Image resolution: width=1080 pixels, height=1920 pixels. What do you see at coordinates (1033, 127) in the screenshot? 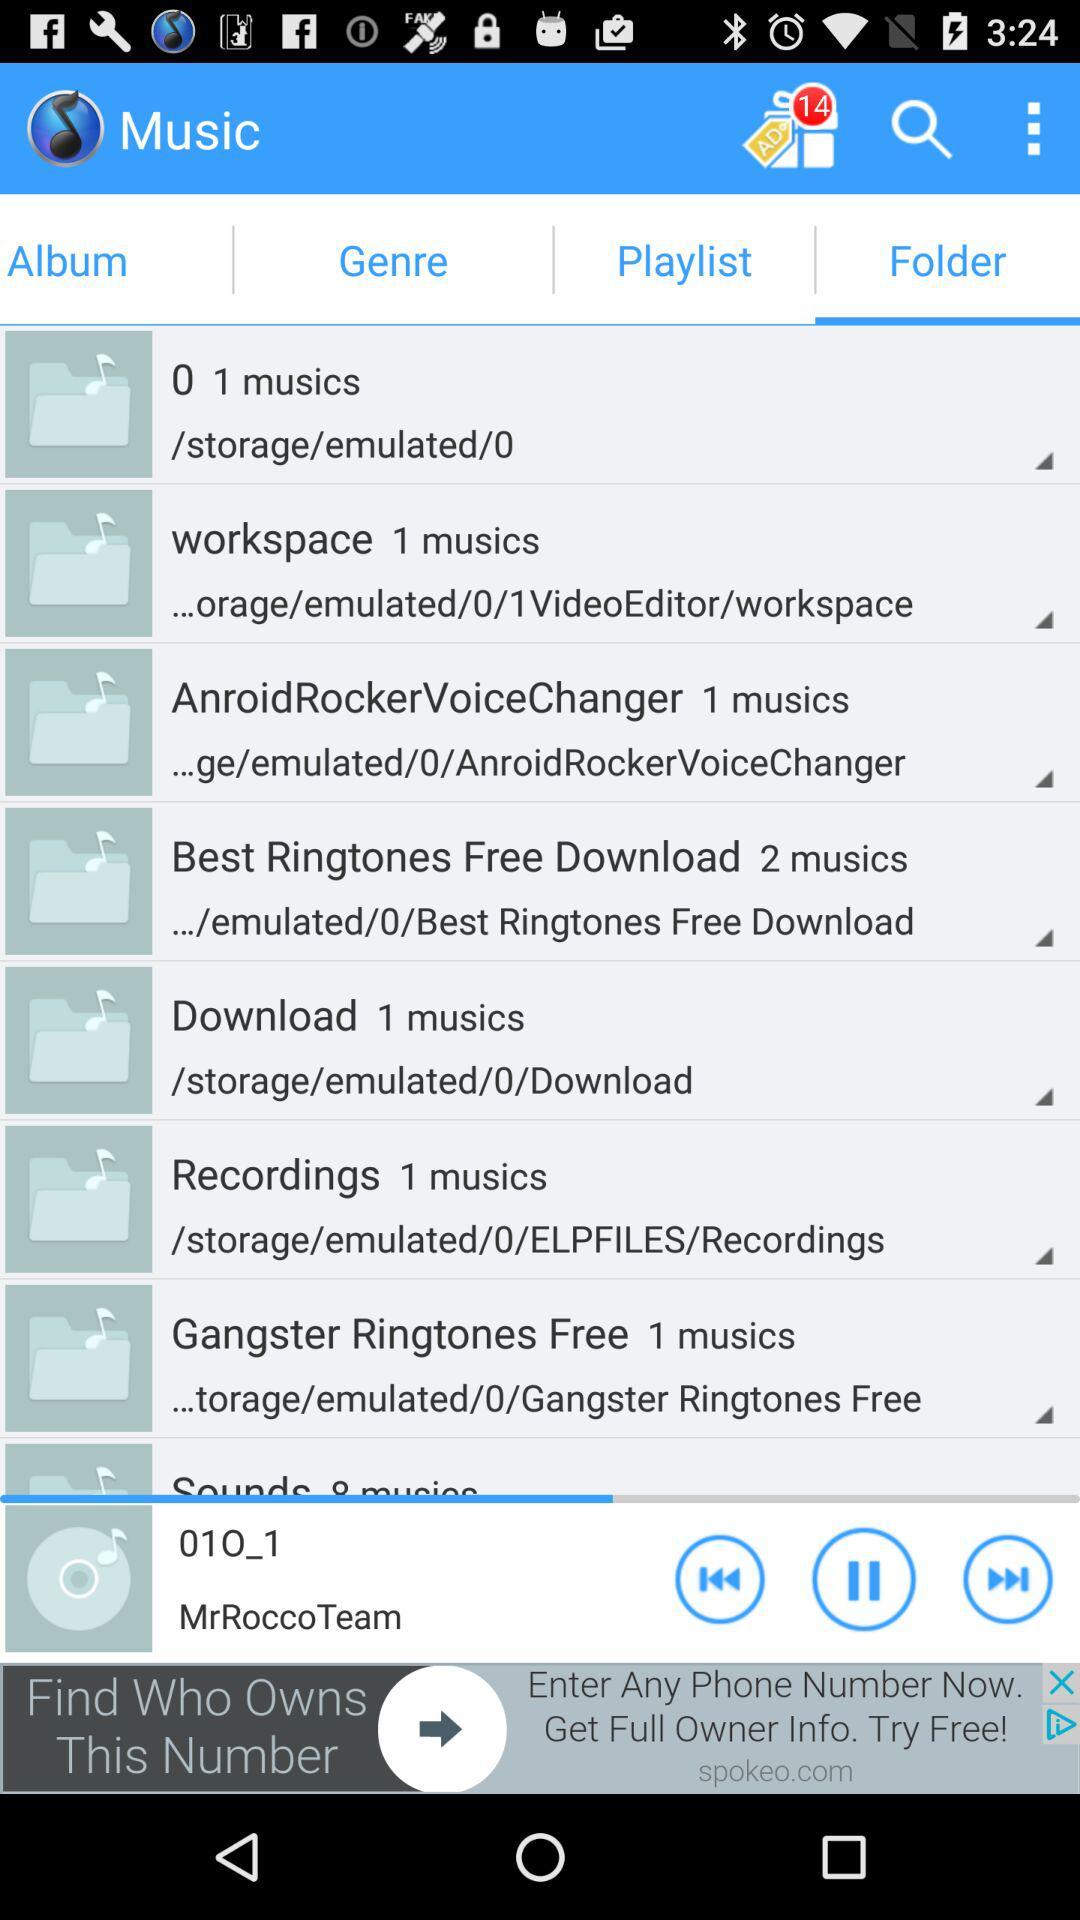
I see `more actions` at bounding box center [1033, 127].